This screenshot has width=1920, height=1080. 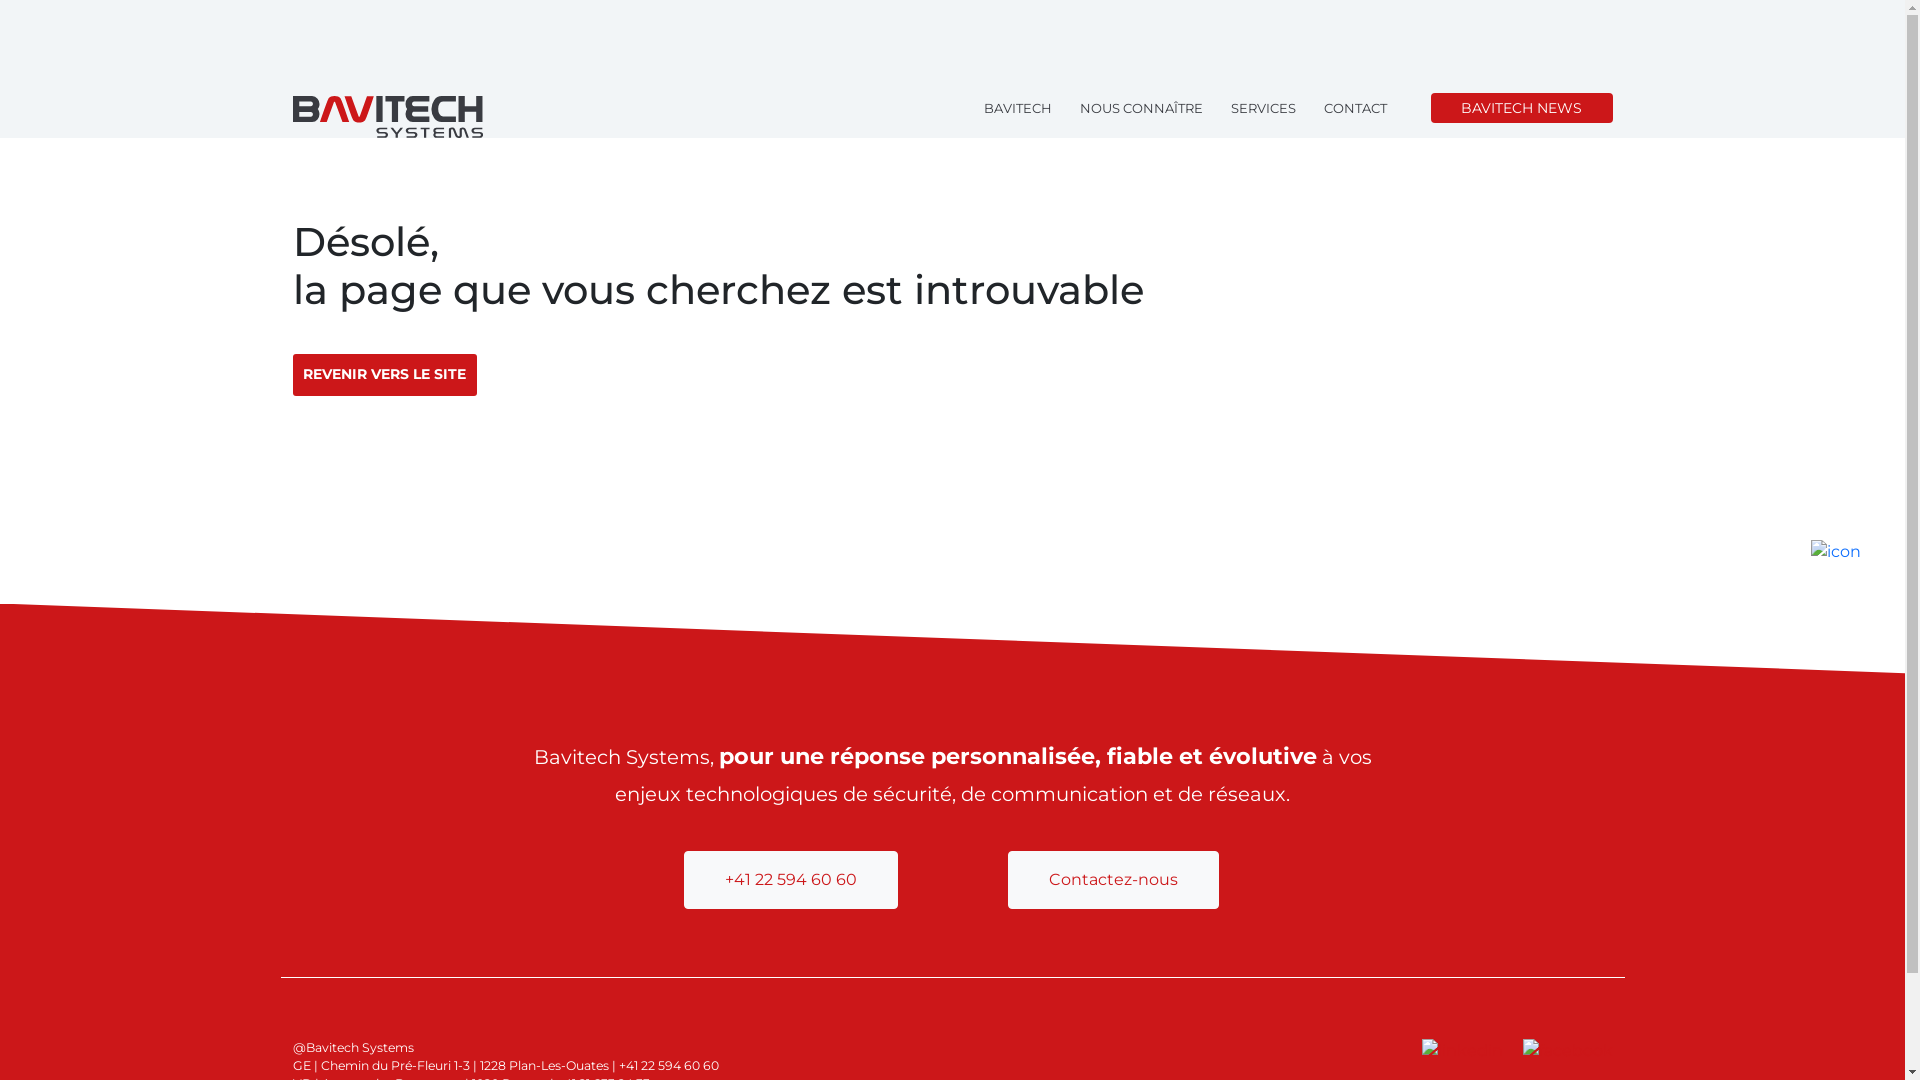 What do you see at coordinates (1464, 1049) in the screenshot?
I see `'Partager sur LinkedIn'` at bounding box center [1464, 1049].